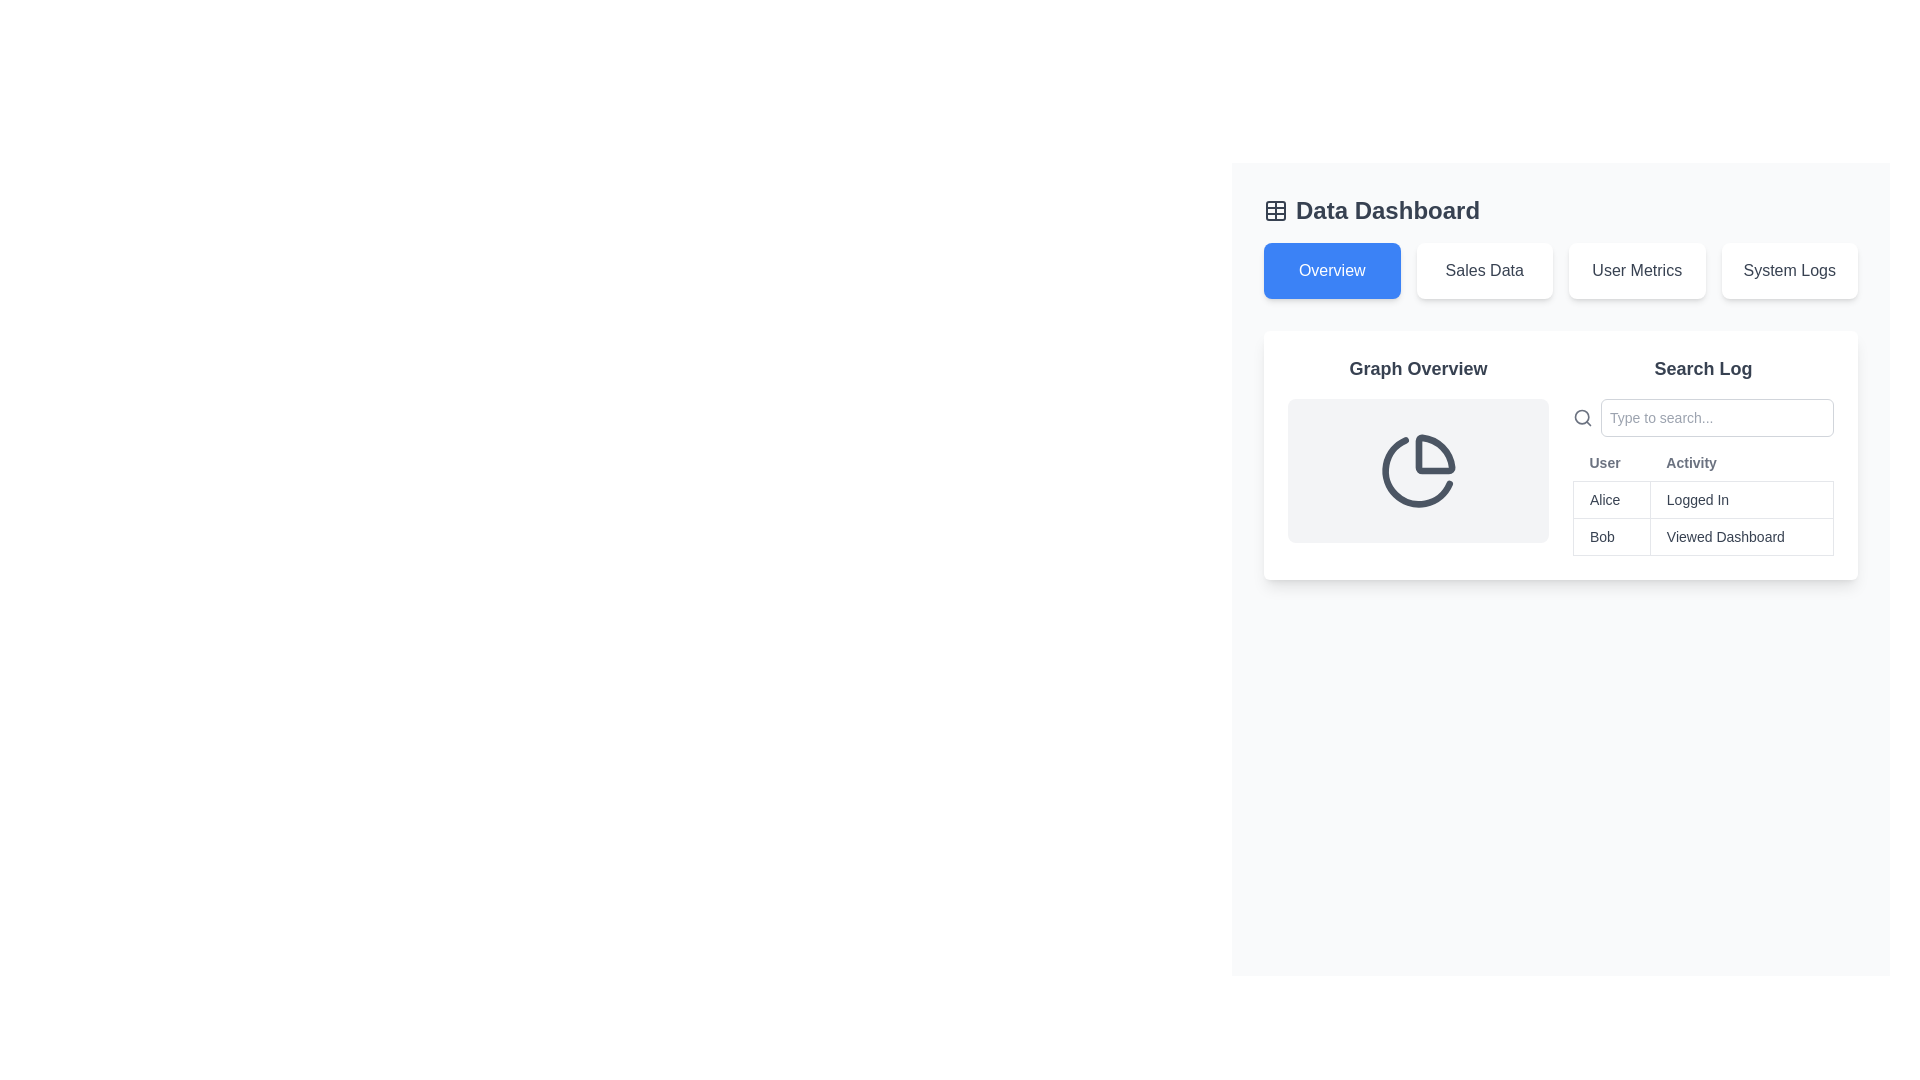 The height and width of the screenshot is (1080, 1920). Describe the element at coordinates (1740, 535) in the screenshot. I see `the text field displaying the activity record for user 'Bob' noting 'Viewed Dashboard', located in the 'Activity' column of the 'Search Log' section` at that location.